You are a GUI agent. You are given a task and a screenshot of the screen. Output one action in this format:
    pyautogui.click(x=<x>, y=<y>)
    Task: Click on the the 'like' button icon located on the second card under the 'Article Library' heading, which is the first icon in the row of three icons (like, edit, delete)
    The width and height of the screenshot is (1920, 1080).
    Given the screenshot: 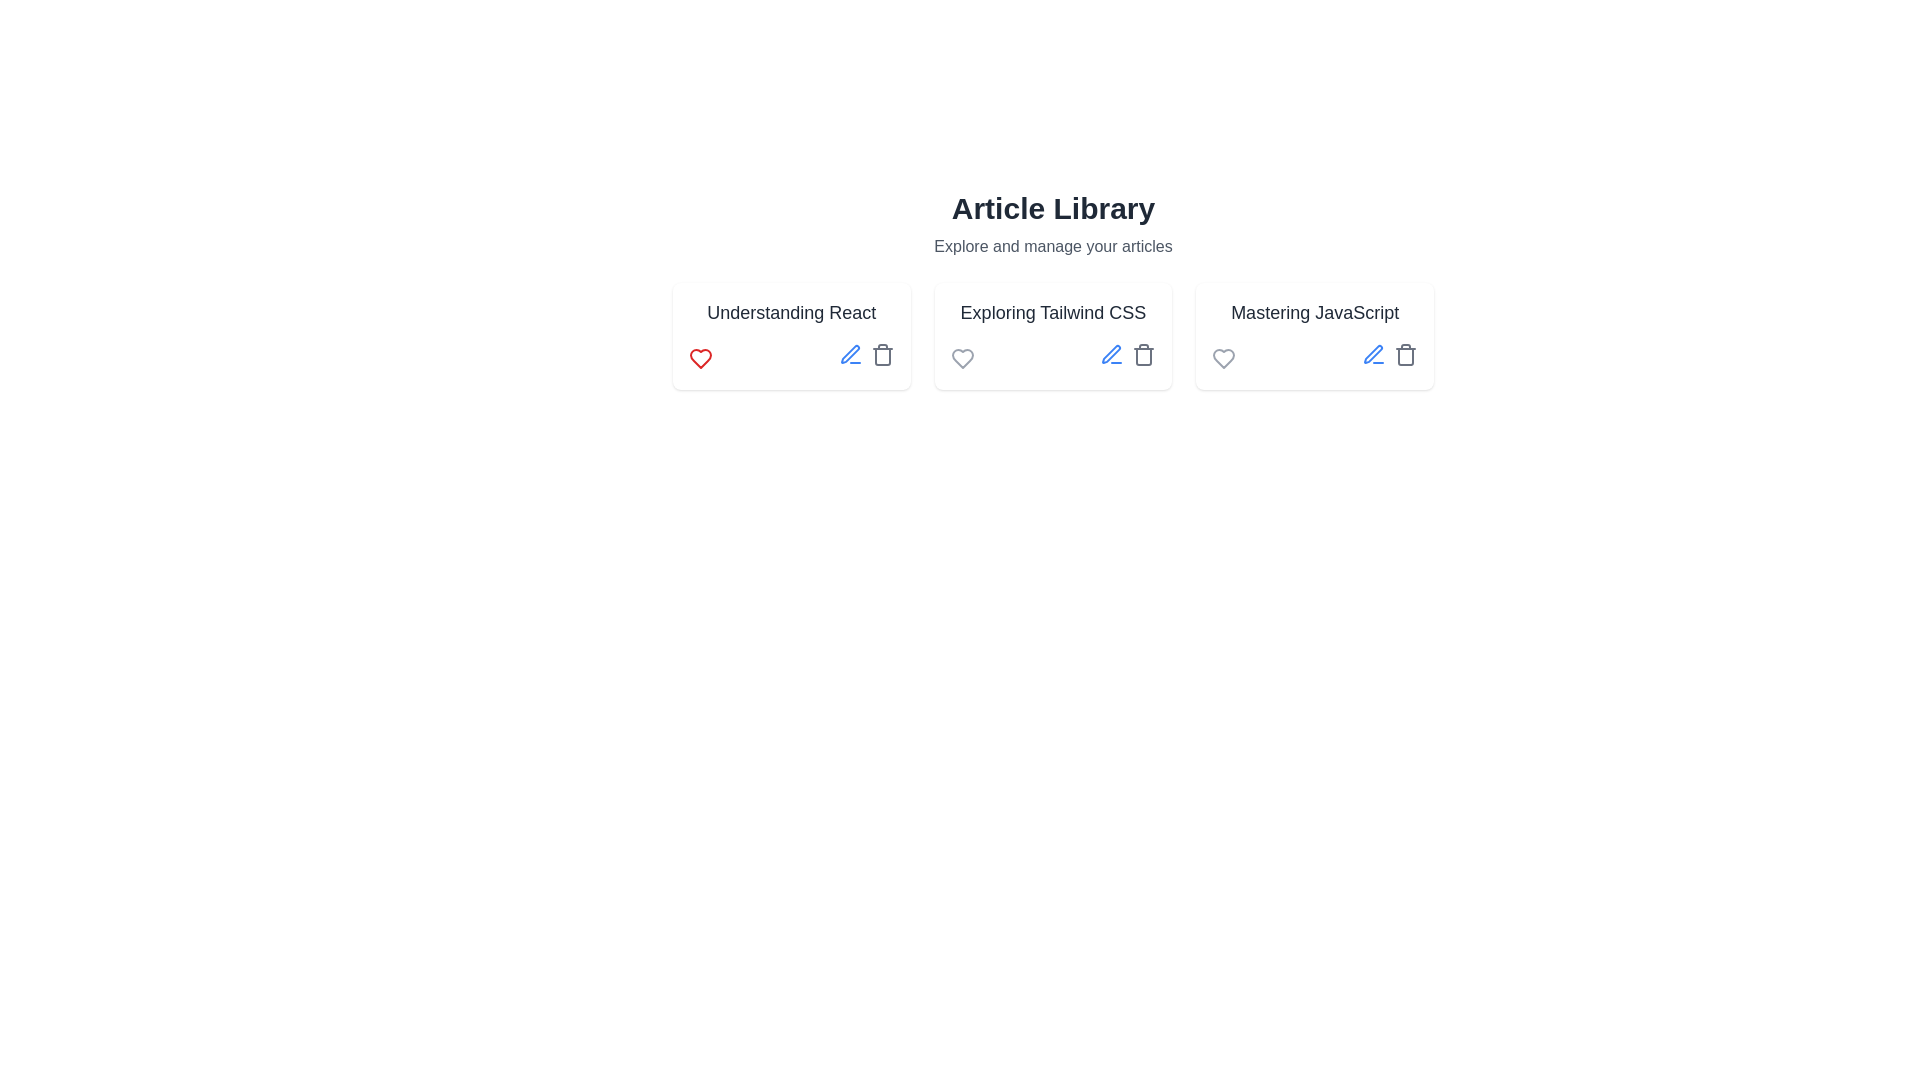 What is the action you would take?
    pyautogui.click(x=962, y=357)
    